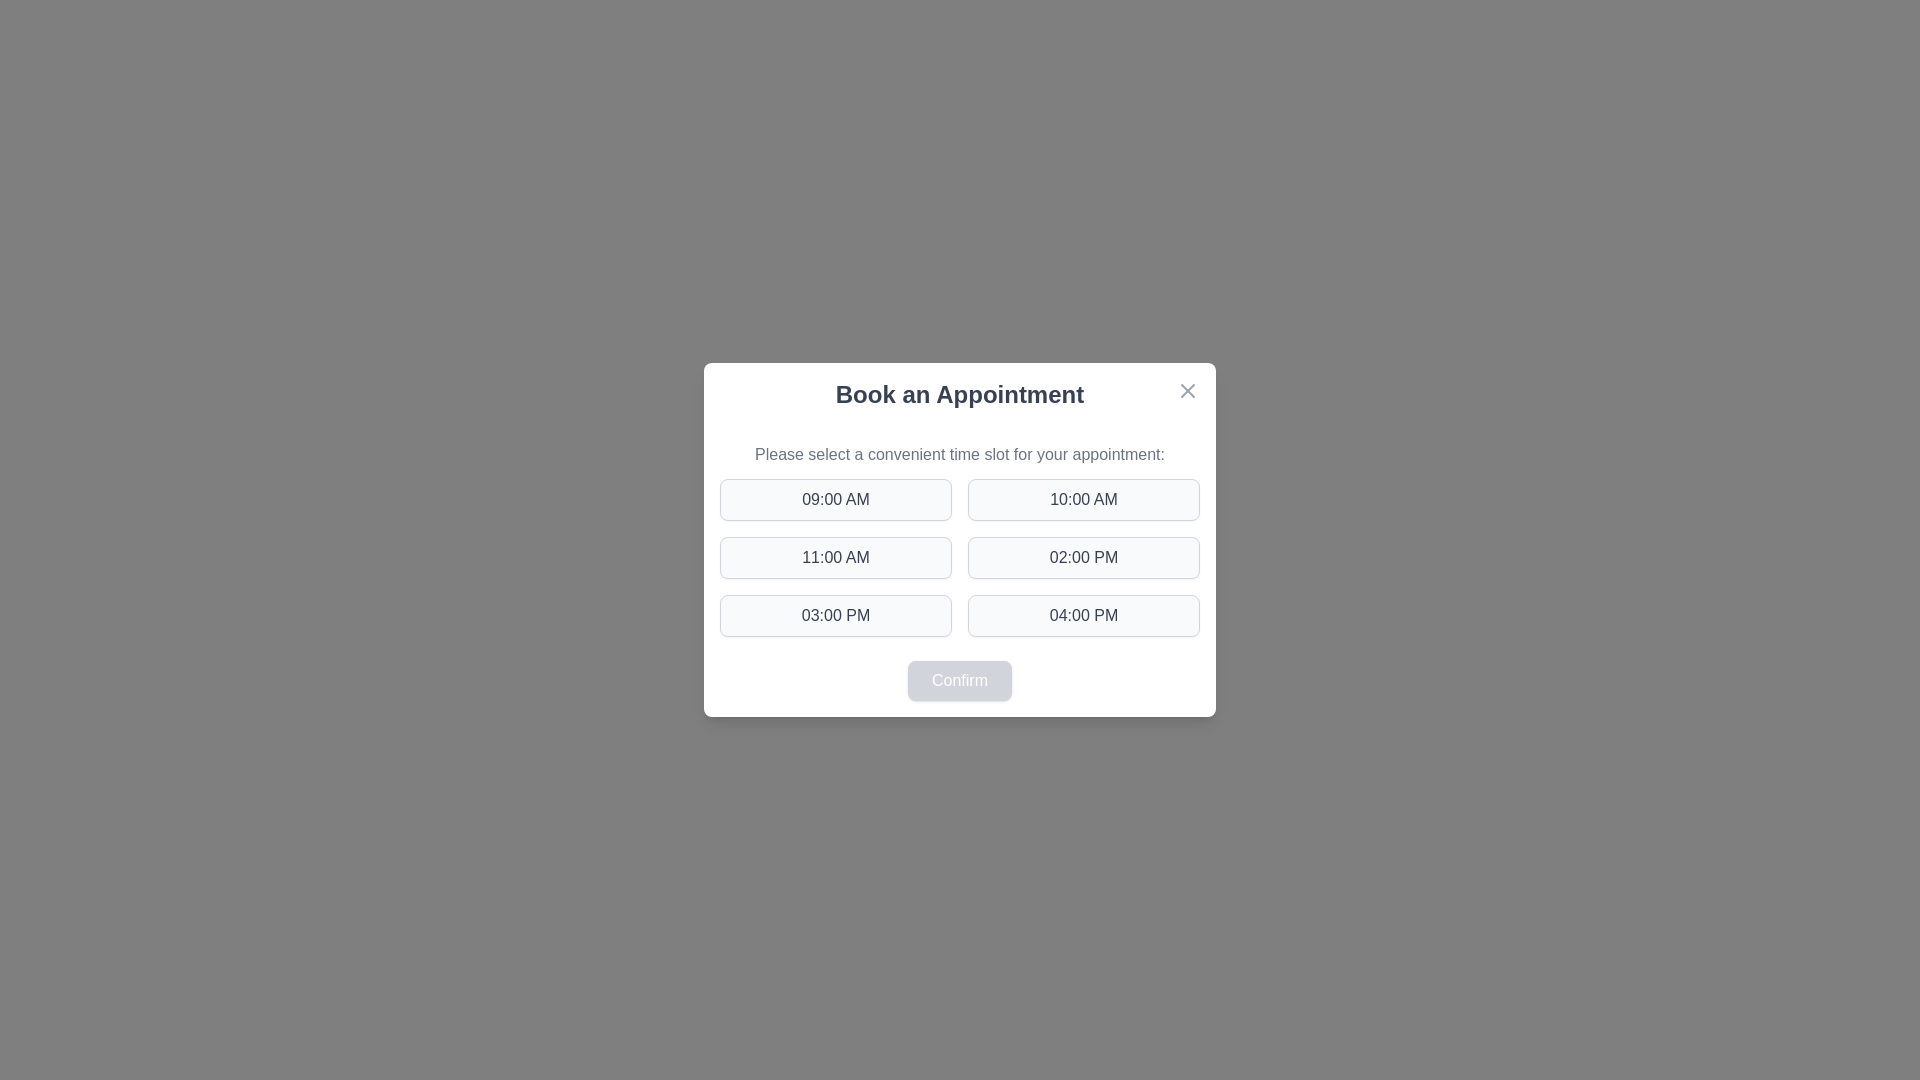 The image size is (1920, 1080). Describe the element at coordinates (835, 615) in the screenshot. I see `the time slot button labeled 03:00 PM` at that location.